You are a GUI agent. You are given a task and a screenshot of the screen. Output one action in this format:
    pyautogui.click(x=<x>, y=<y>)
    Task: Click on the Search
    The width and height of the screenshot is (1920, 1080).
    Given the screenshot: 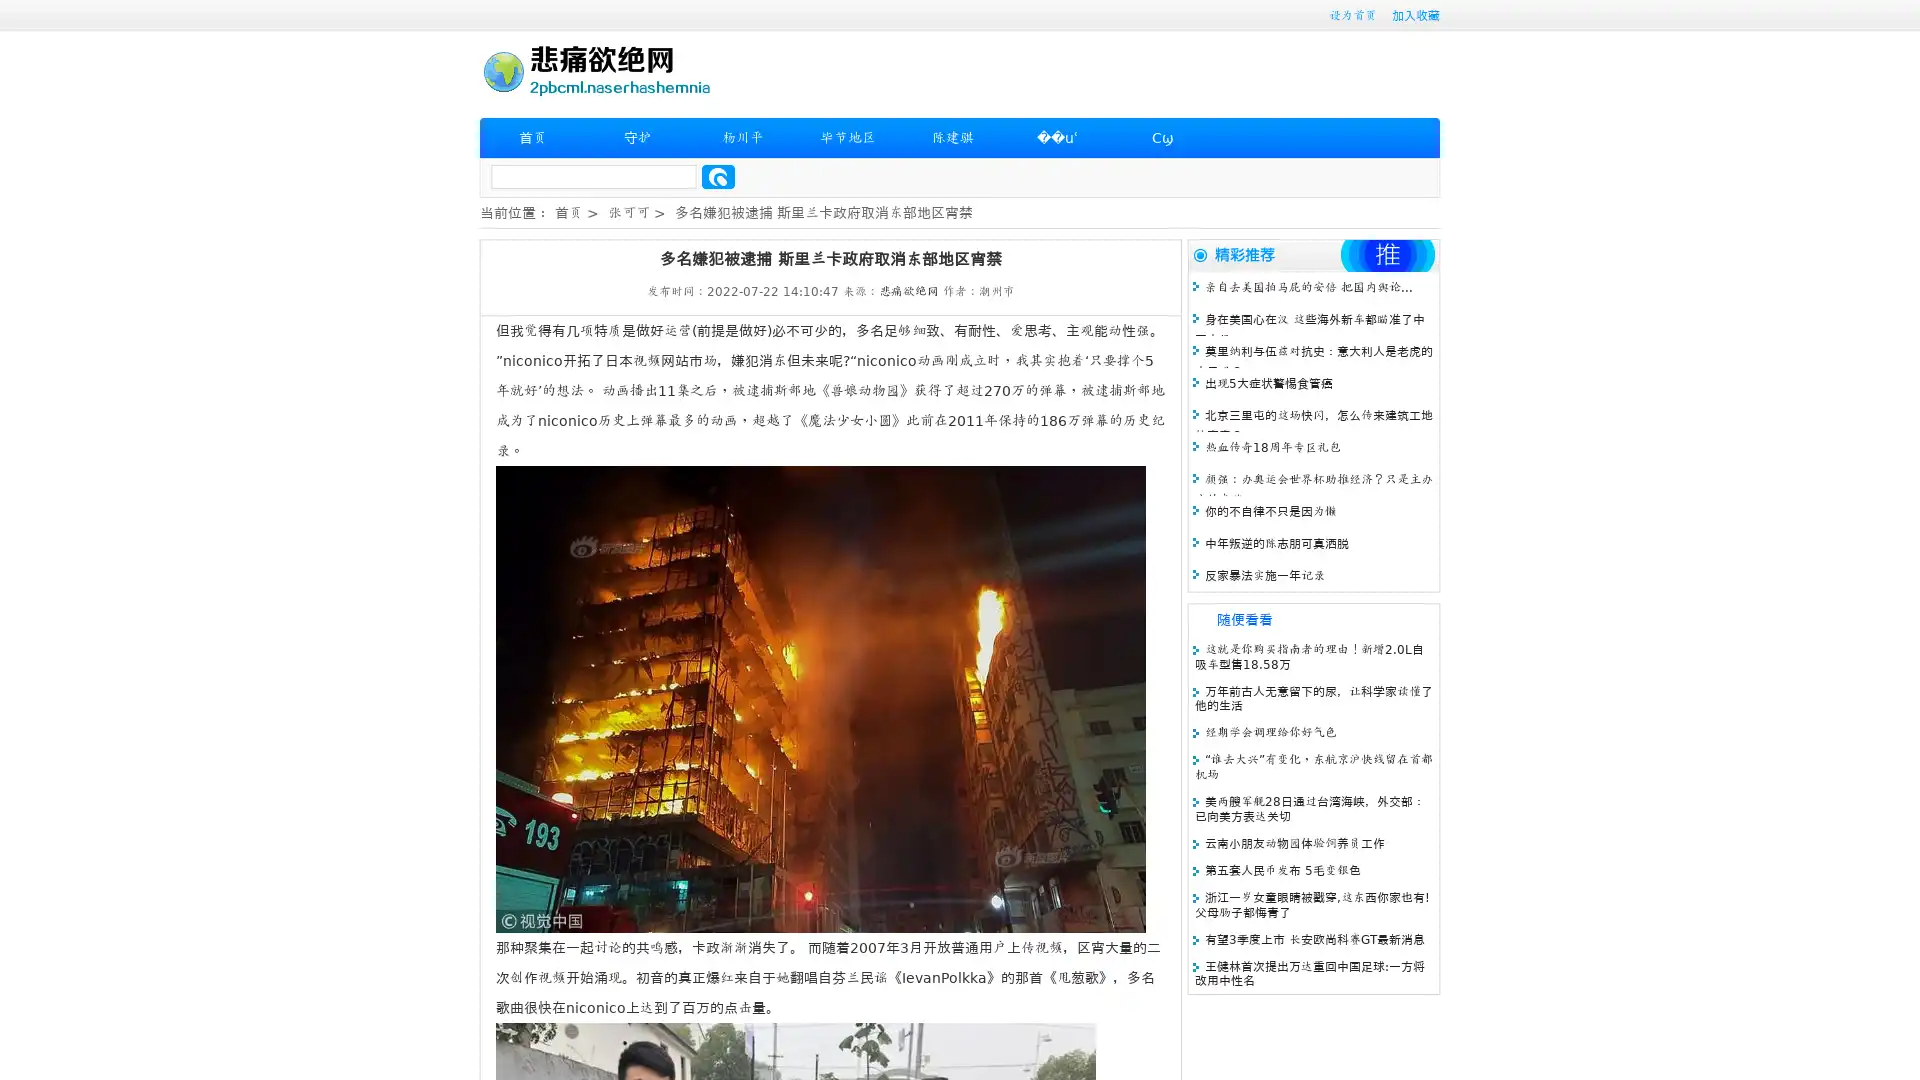 What is the action you would take?
    pyautogui.click(x=718, y=176)
    